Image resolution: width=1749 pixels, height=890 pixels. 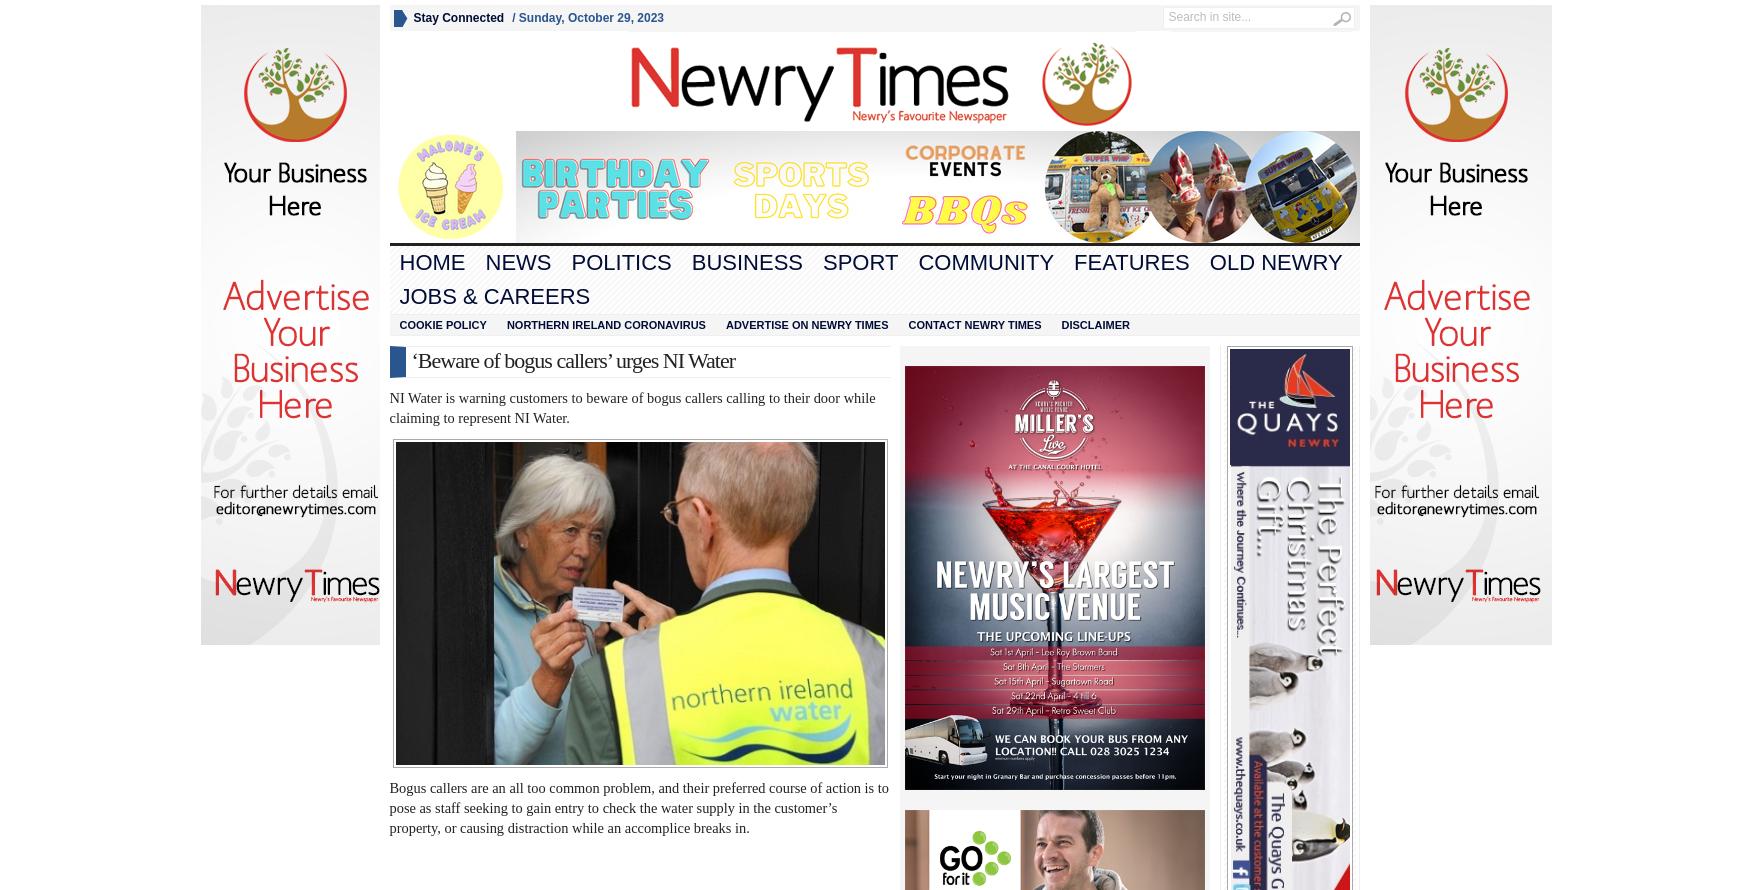 I want to click on 'Northern Ireland Coronavirus', so click(x=604, y=325).